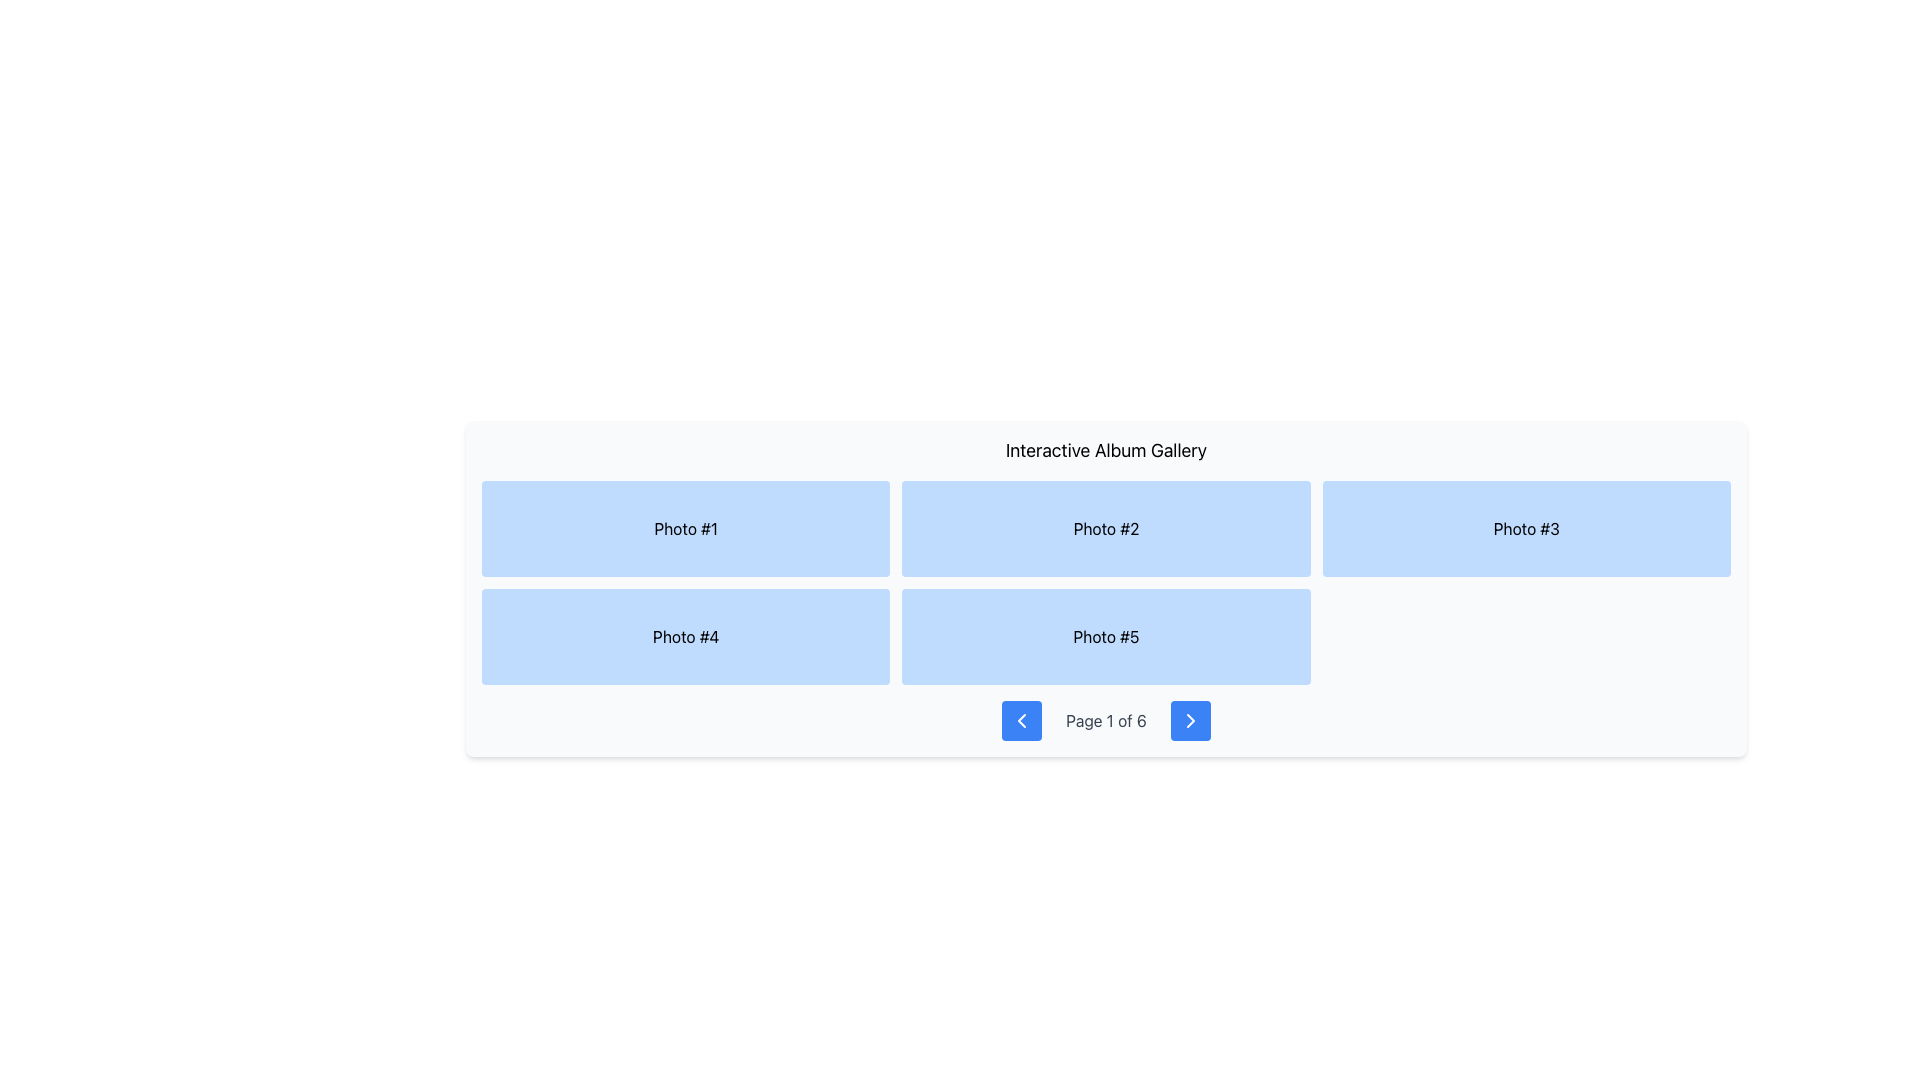 This screenshot has width=1920, height=1080. I want to click on the 'Previous Page' chevron icon located inside the blue square button at the bottom left corner of the pagination control area, so click(1022, 721).